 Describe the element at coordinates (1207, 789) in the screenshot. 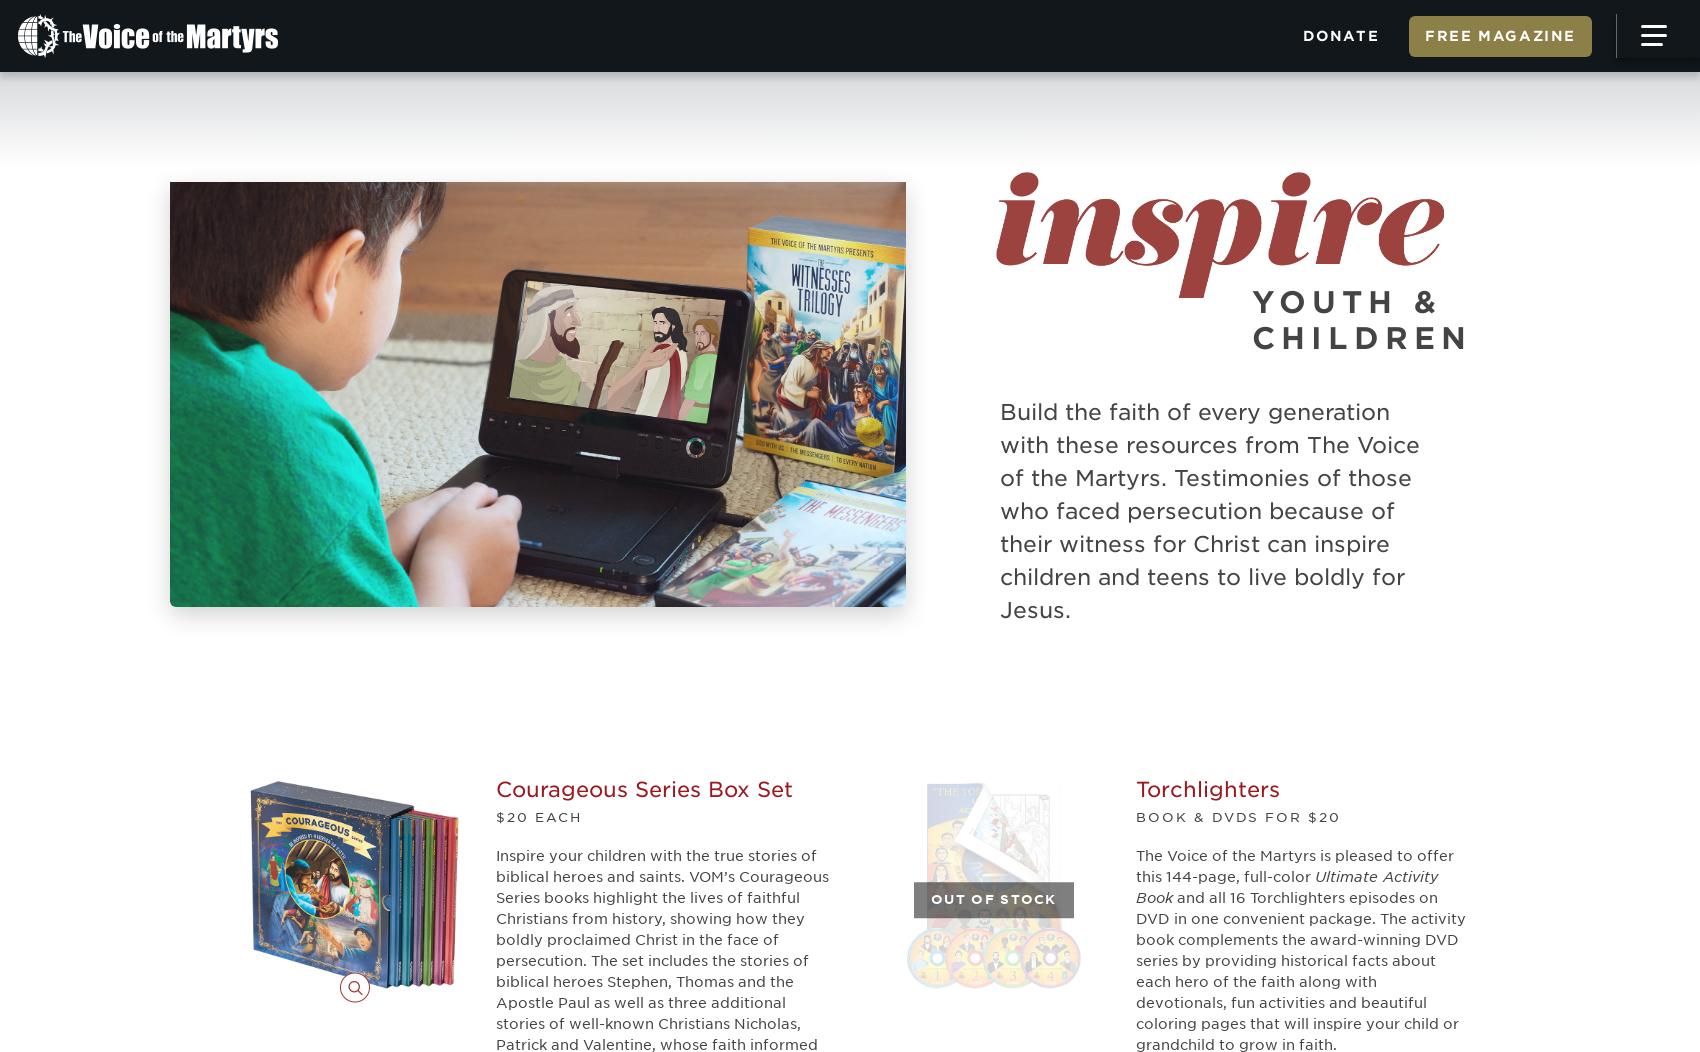

I see `'Torchlighters'` at that location.